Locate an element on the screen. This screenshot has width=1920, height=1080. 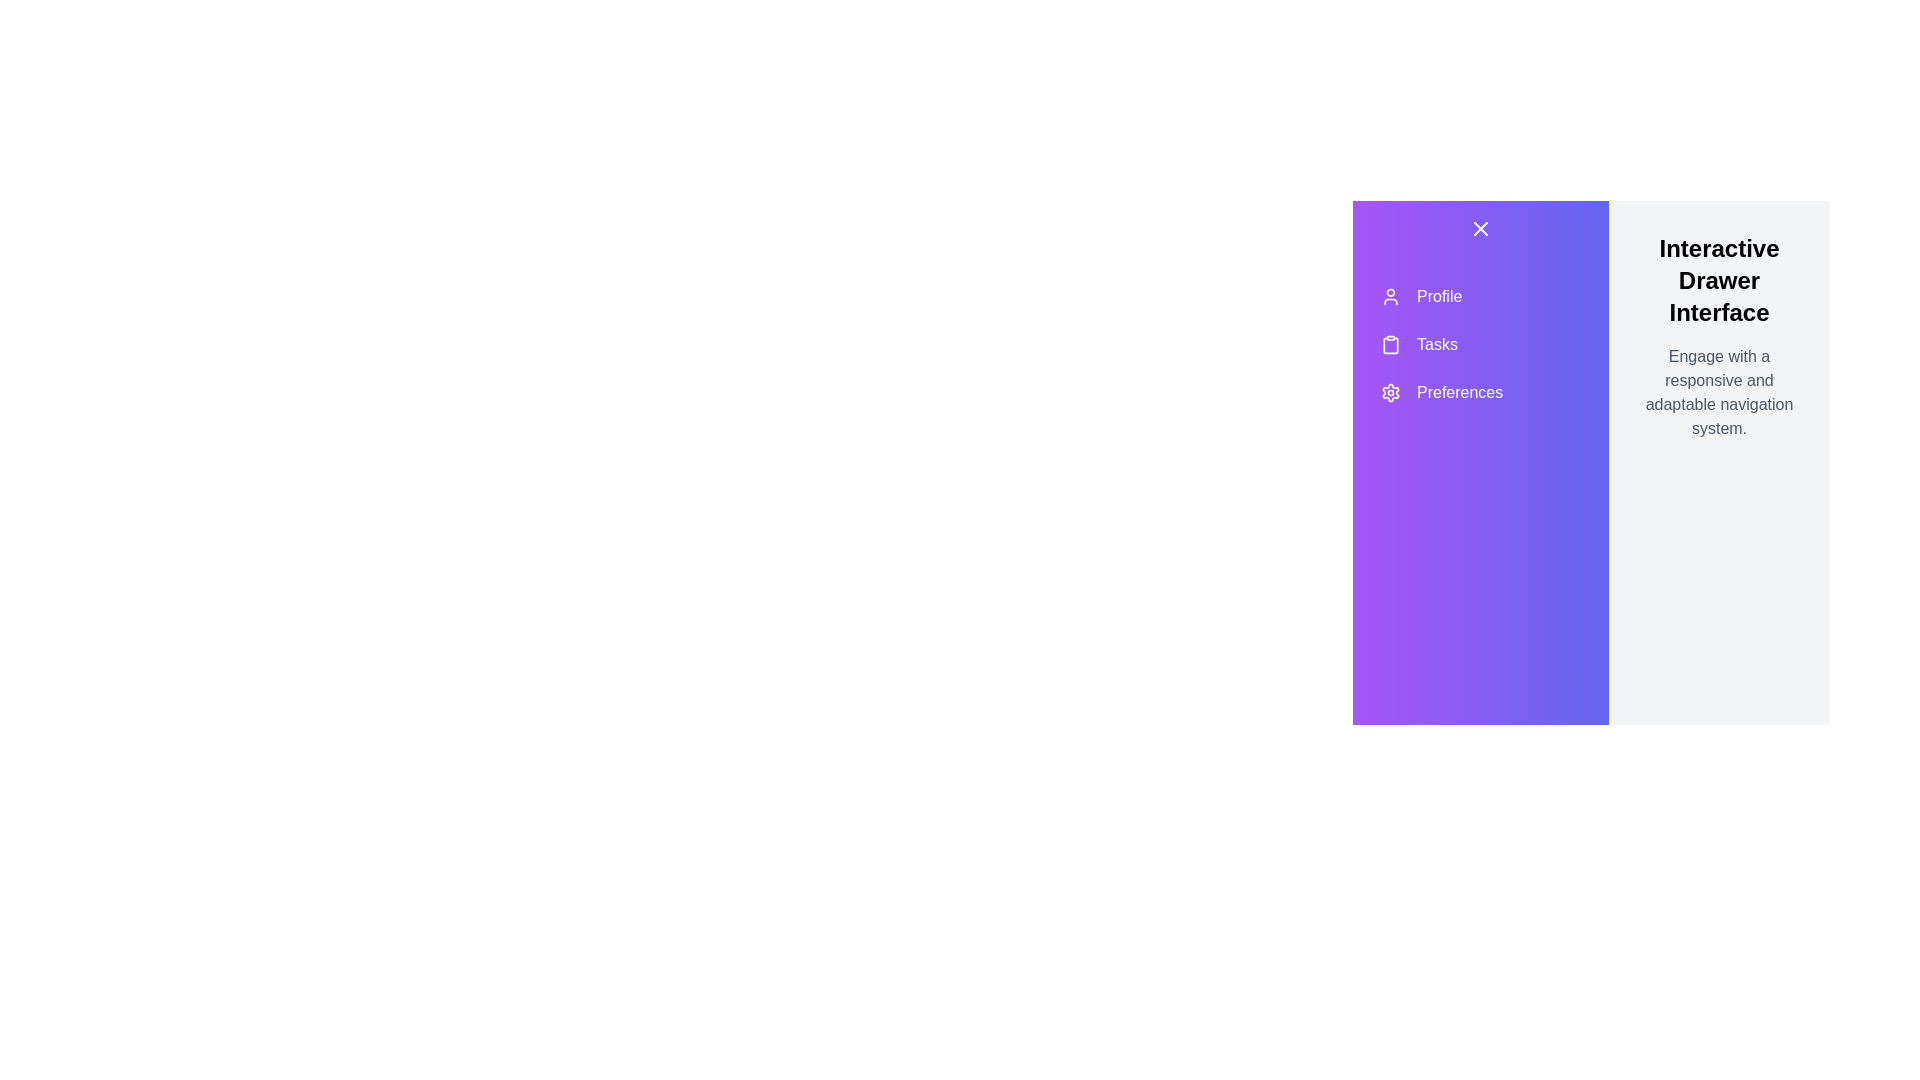
toggle button located at the top of the sidebar to toggle its visibility is located at coordinates (1481, 227).